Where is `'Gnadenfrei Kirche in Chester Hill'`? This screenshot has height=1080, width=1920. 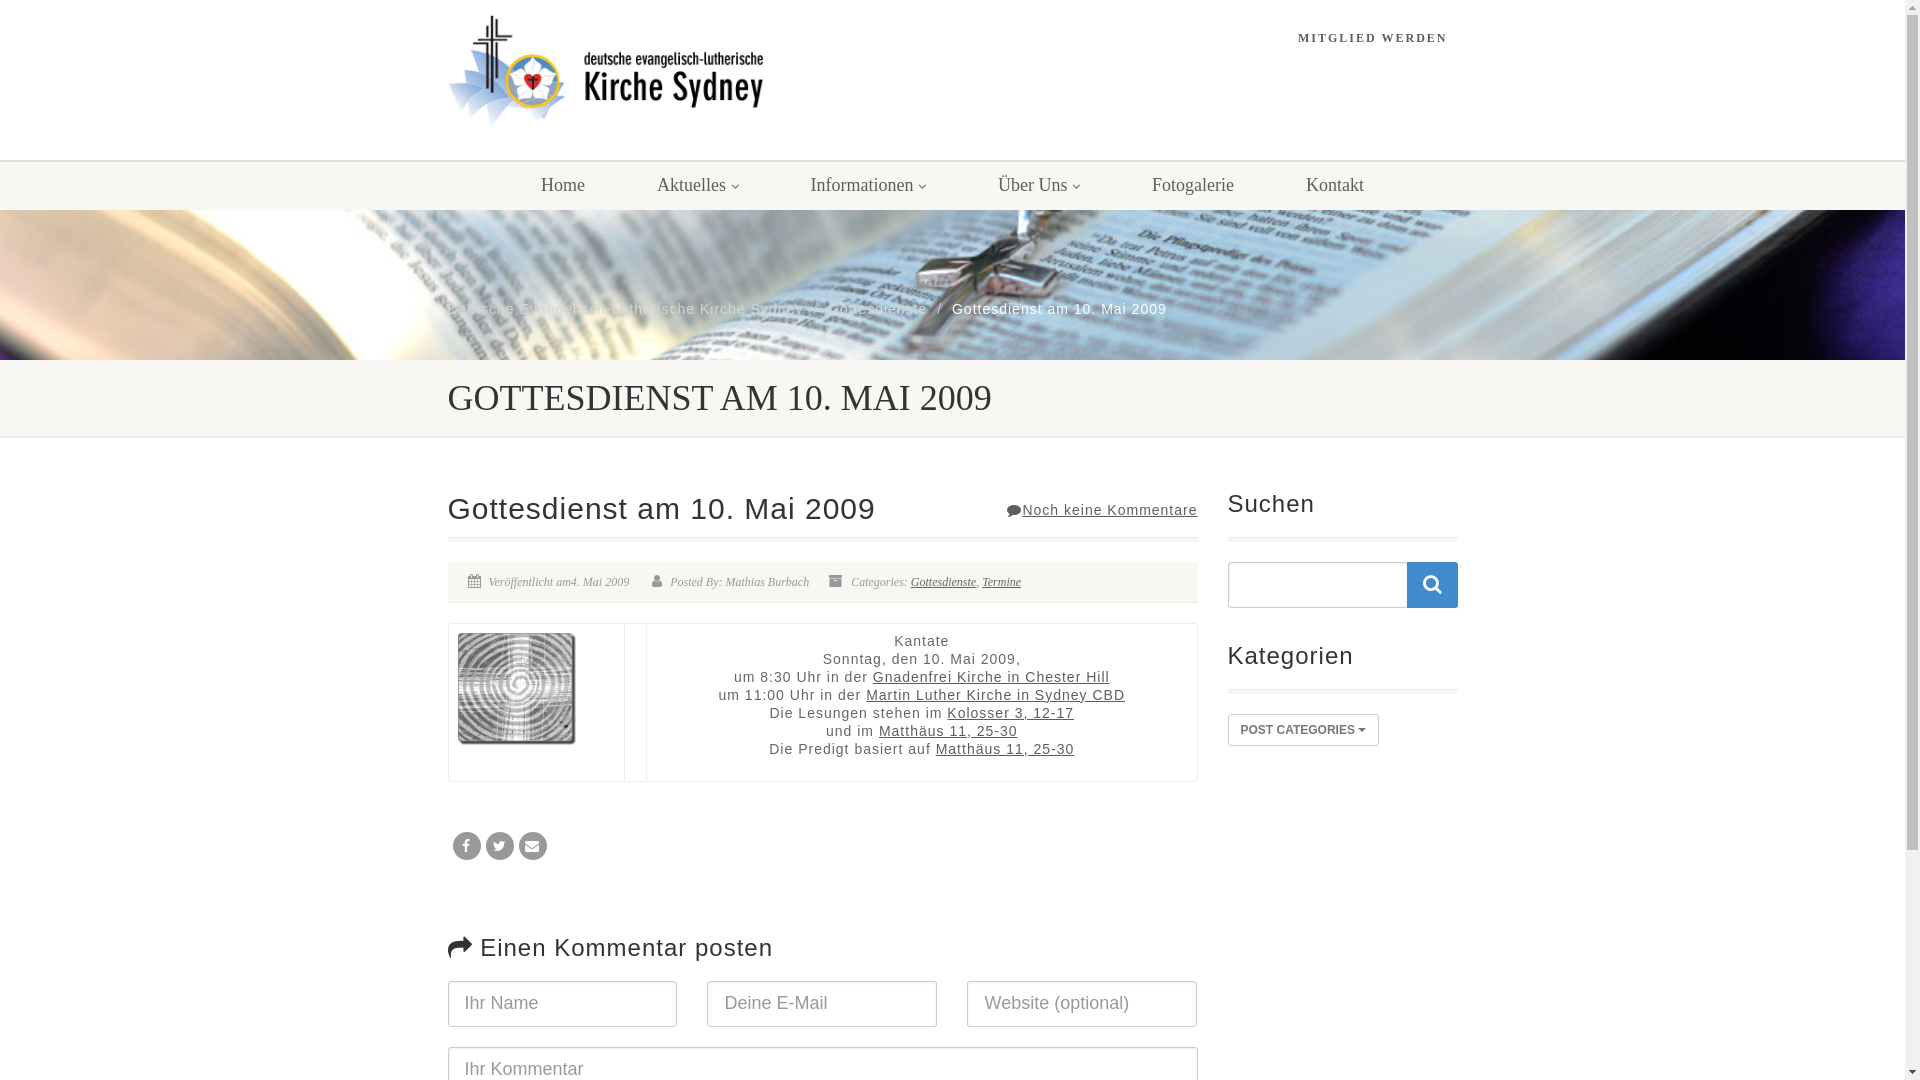
'Gnadenfrei Kirche in Chester Hill' is located at coordinates (991, 676).